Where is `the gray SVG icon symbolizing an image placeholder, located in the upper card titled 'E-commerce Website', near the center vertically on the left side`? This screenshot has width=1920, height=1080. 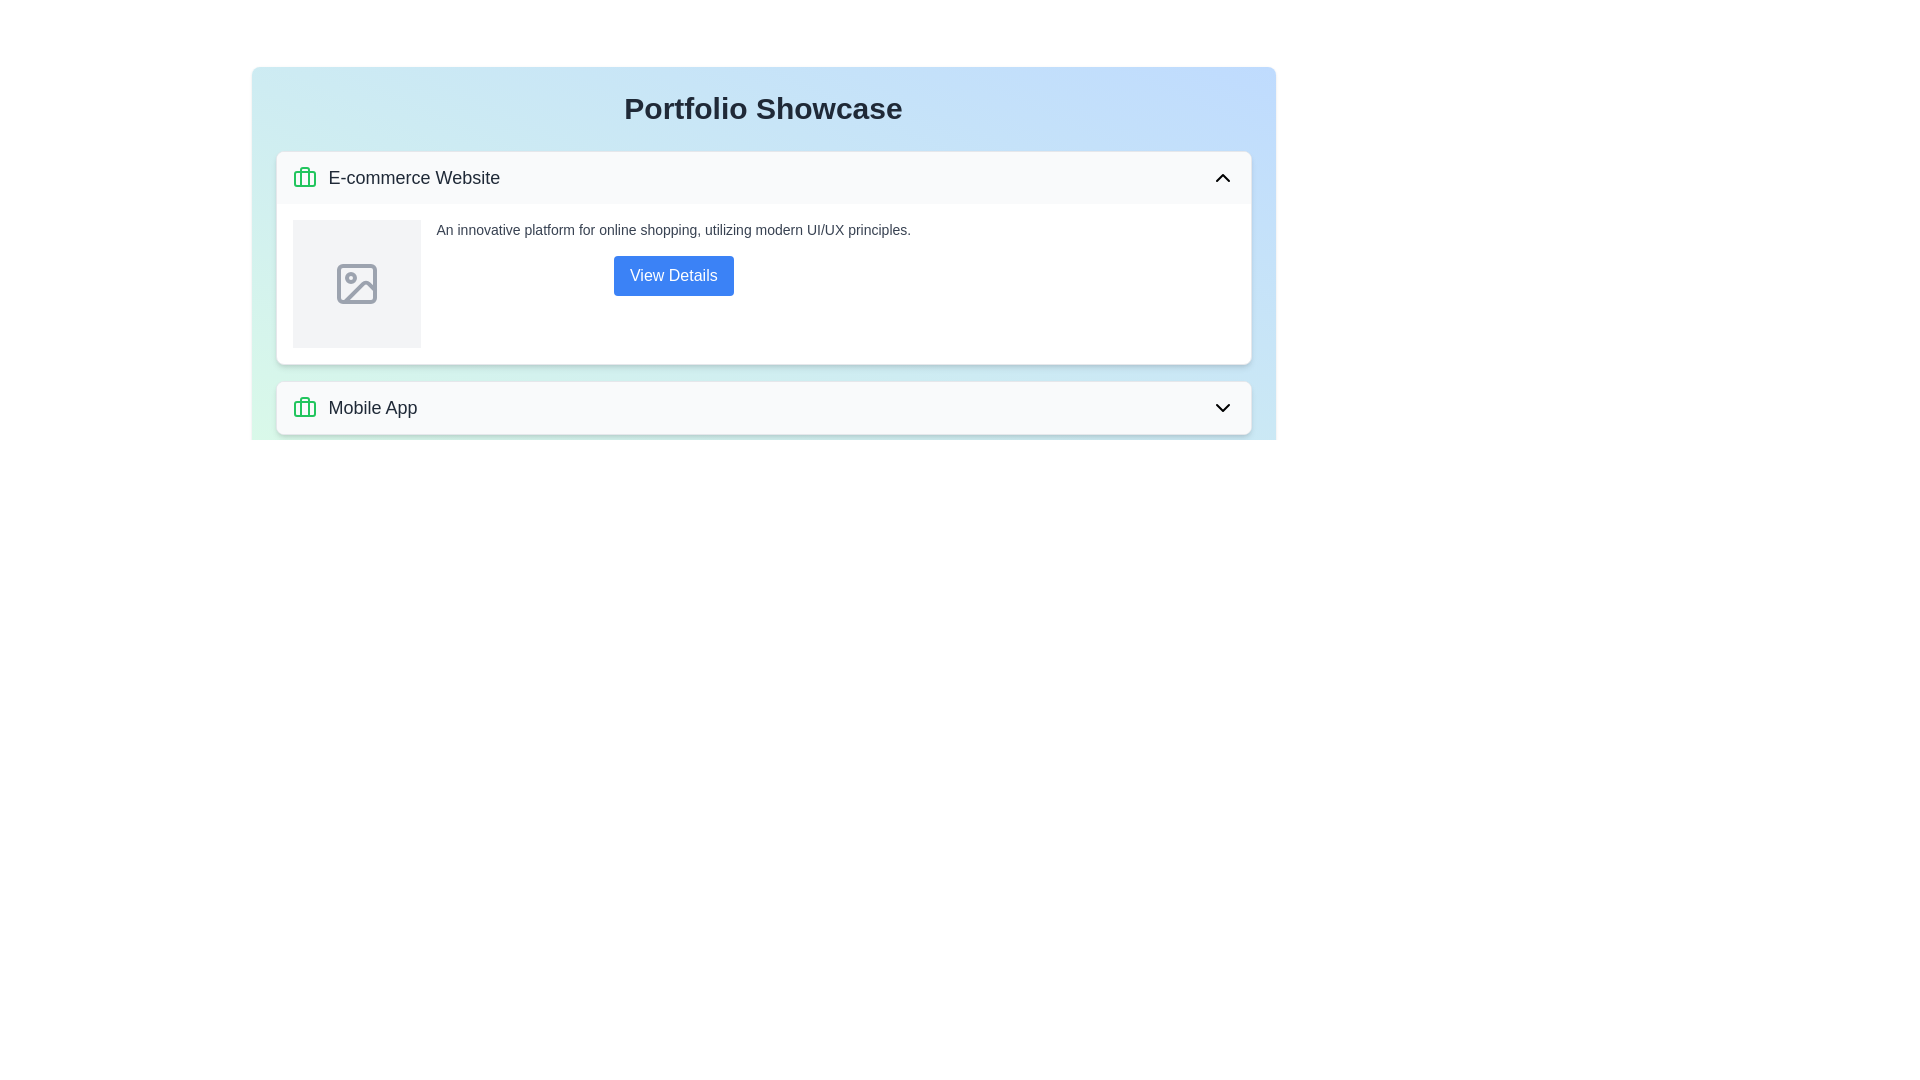
the gray SVG icon symbolizing an image placeholder, located in the upper card titled 'E-commerce Website', near the center vertically on the left side is located at coordinates (356, 284).